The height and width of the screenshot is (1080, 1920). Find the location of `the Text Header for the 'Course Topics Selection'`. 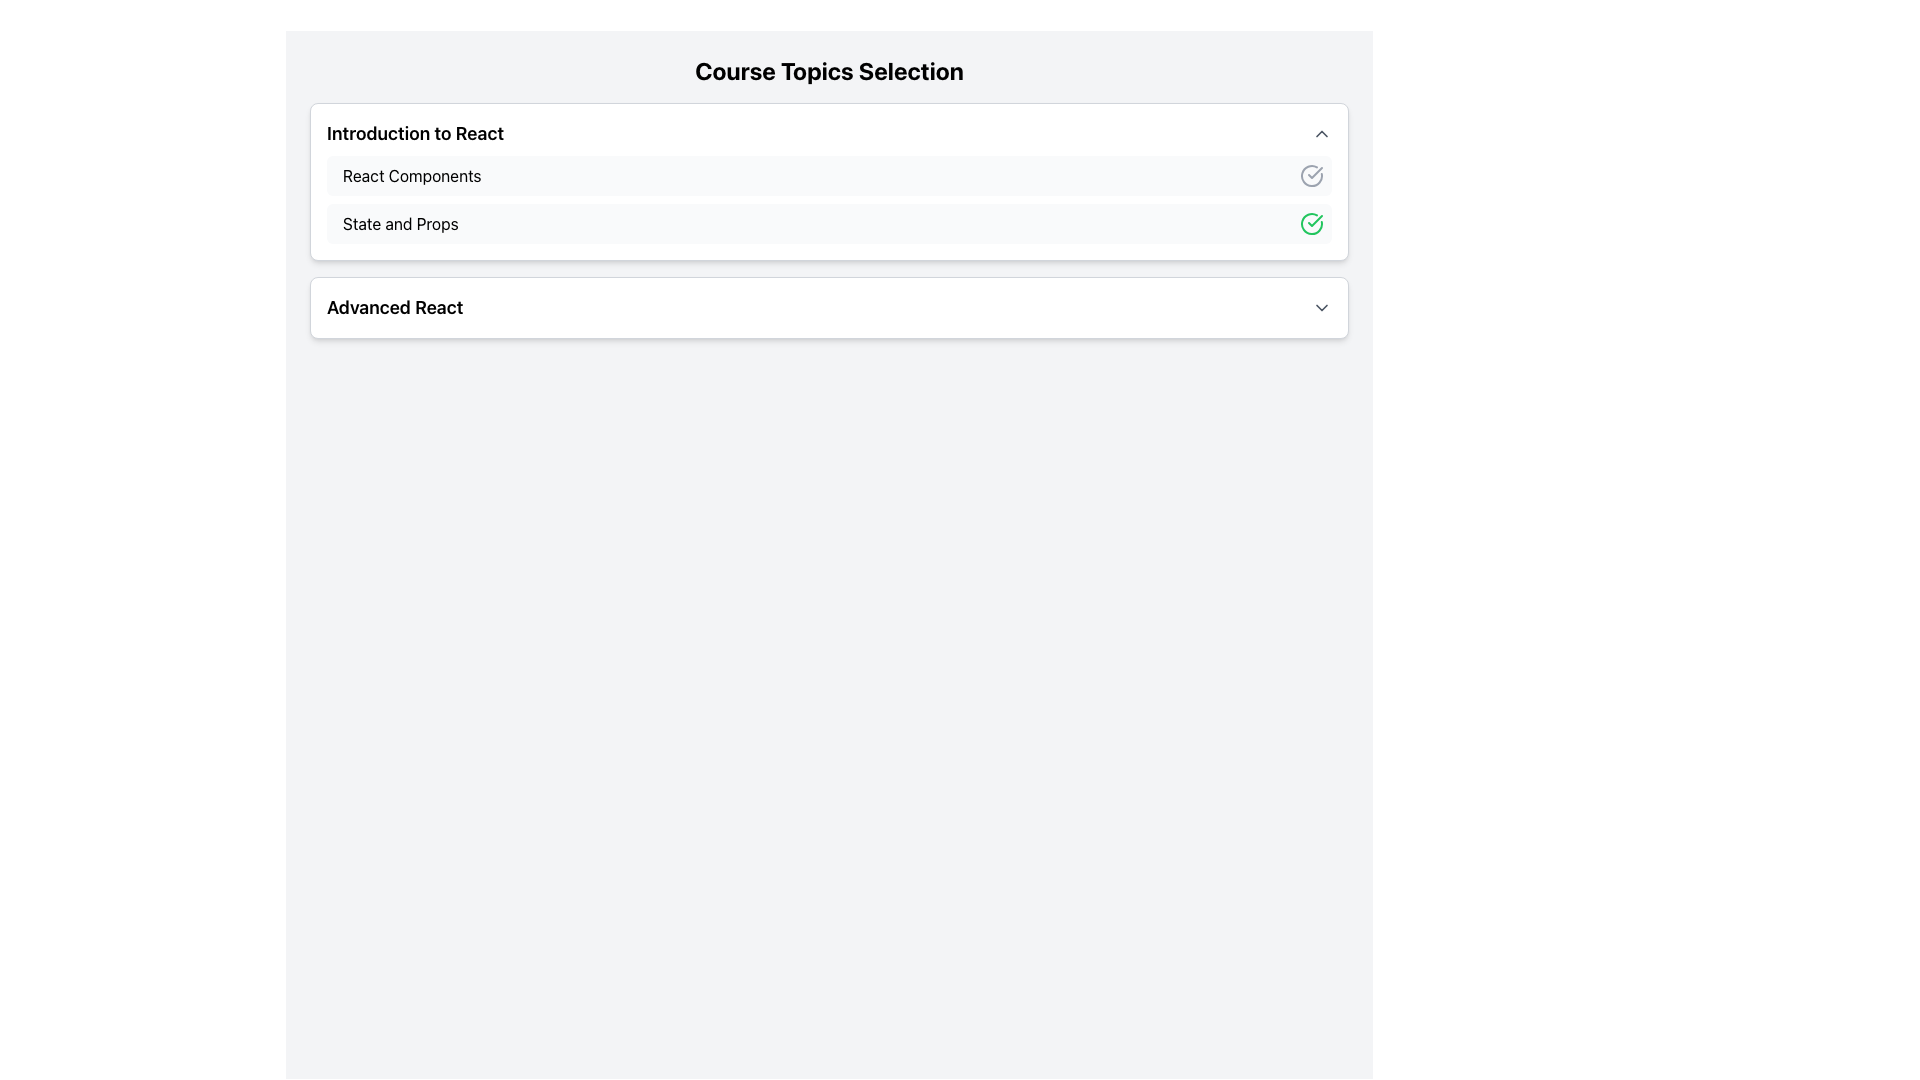

the Text Header for the 'Course Topics Selection' is located at coordinates (414, 134).